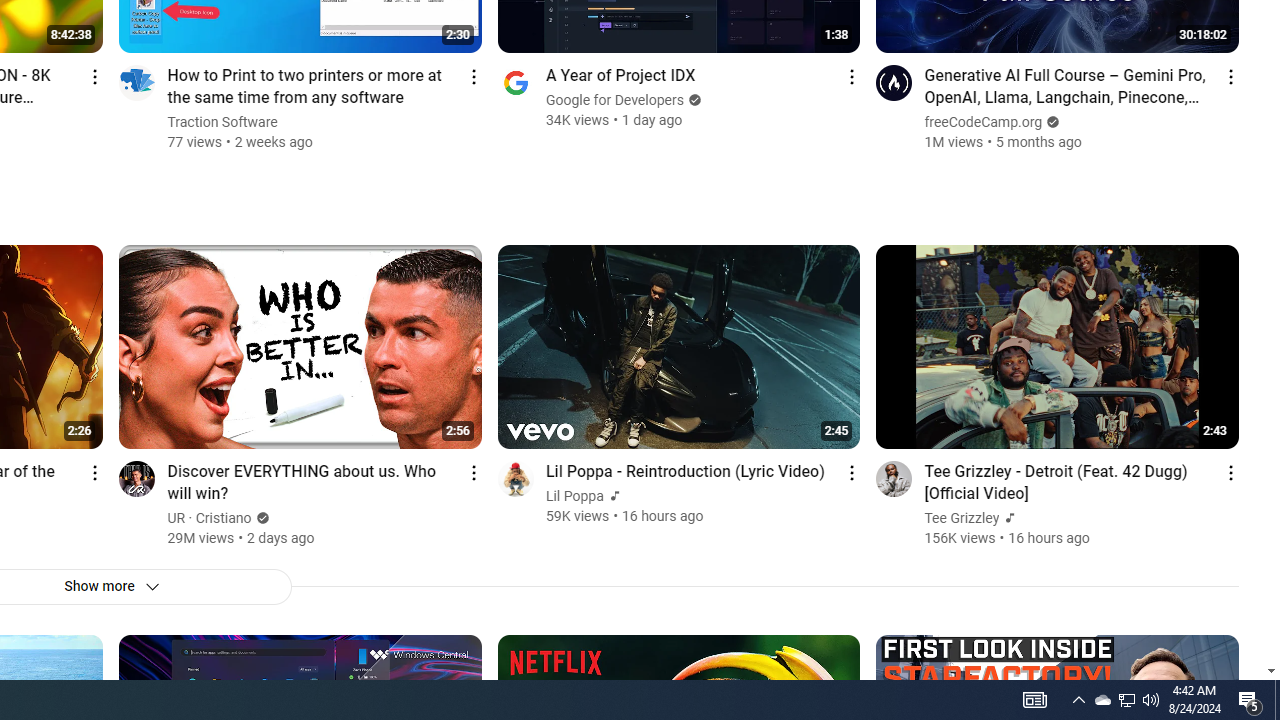 Image resolution: width=1280 pixels, height=720 pixels. I want to click on 'Action menu', so click(1229, 472).